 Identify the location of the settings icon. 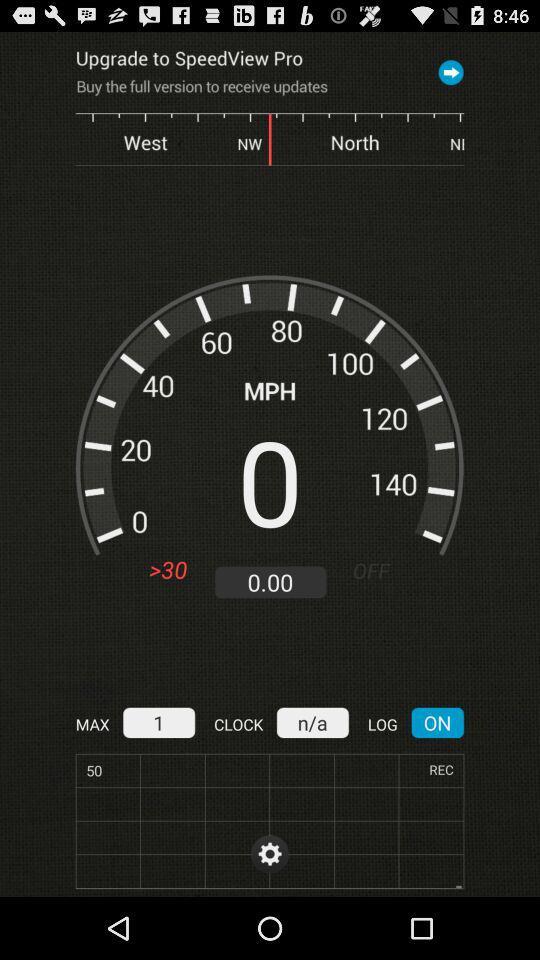
(270, 914).